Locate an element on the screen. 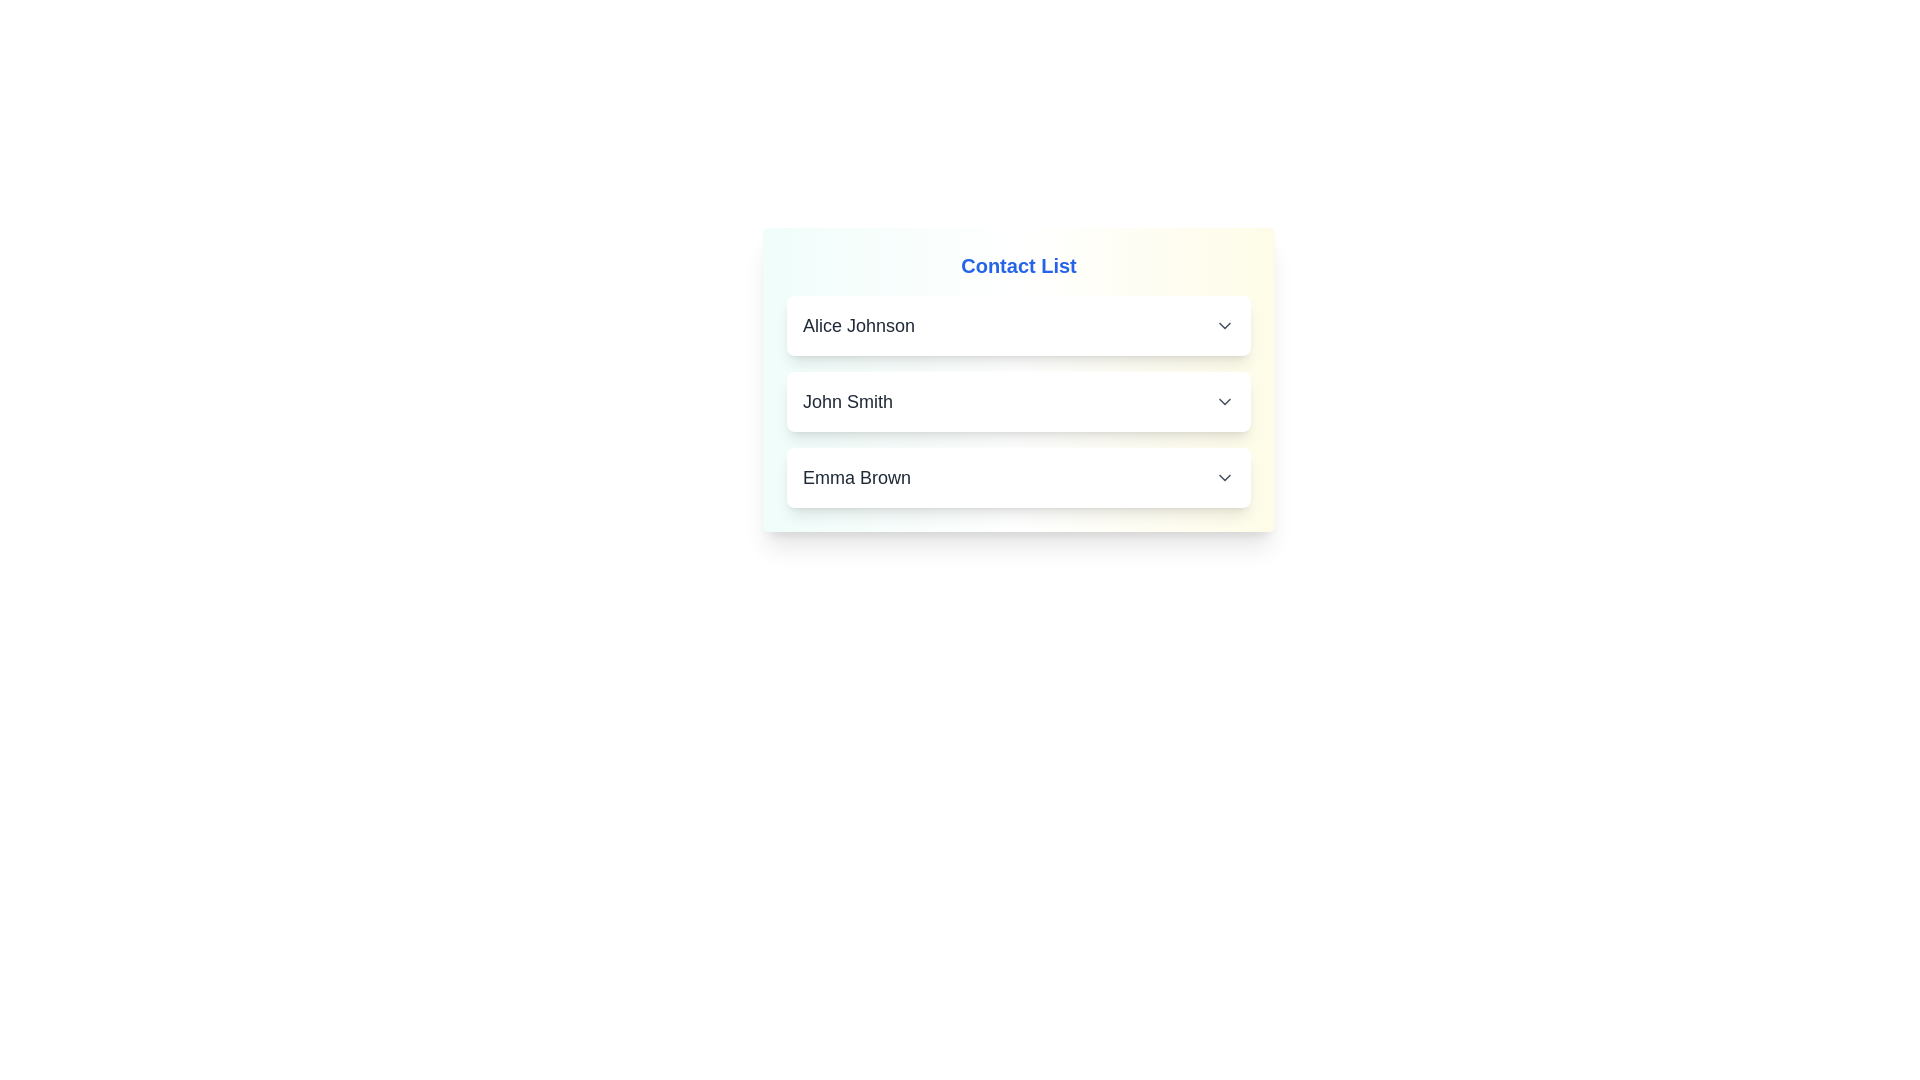  the contact Alice Johnson and copy its details is located at coordinates (1018, 325).